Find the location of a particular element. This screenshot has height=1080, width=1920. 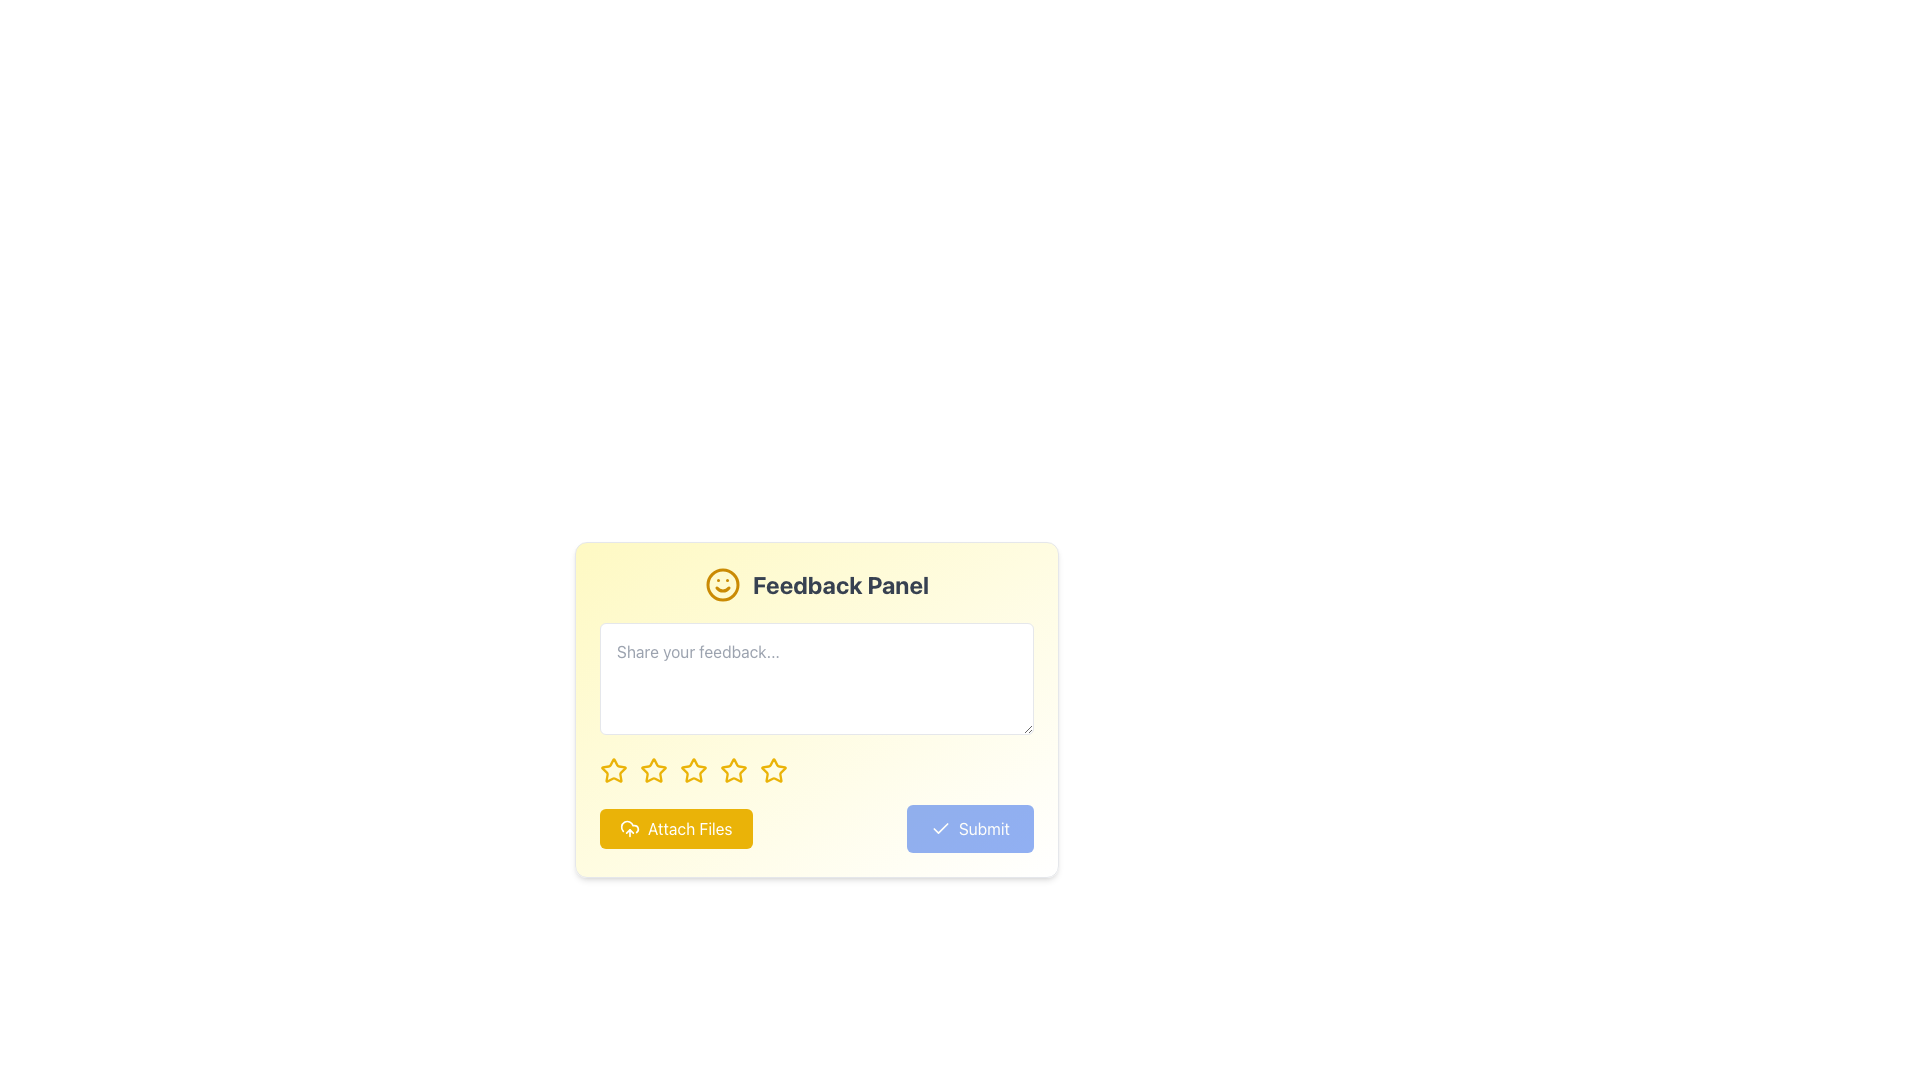

the first star in the rating selection row located below the feedback input field by moving the cursor to its center point is located at coordinates (613, 770).